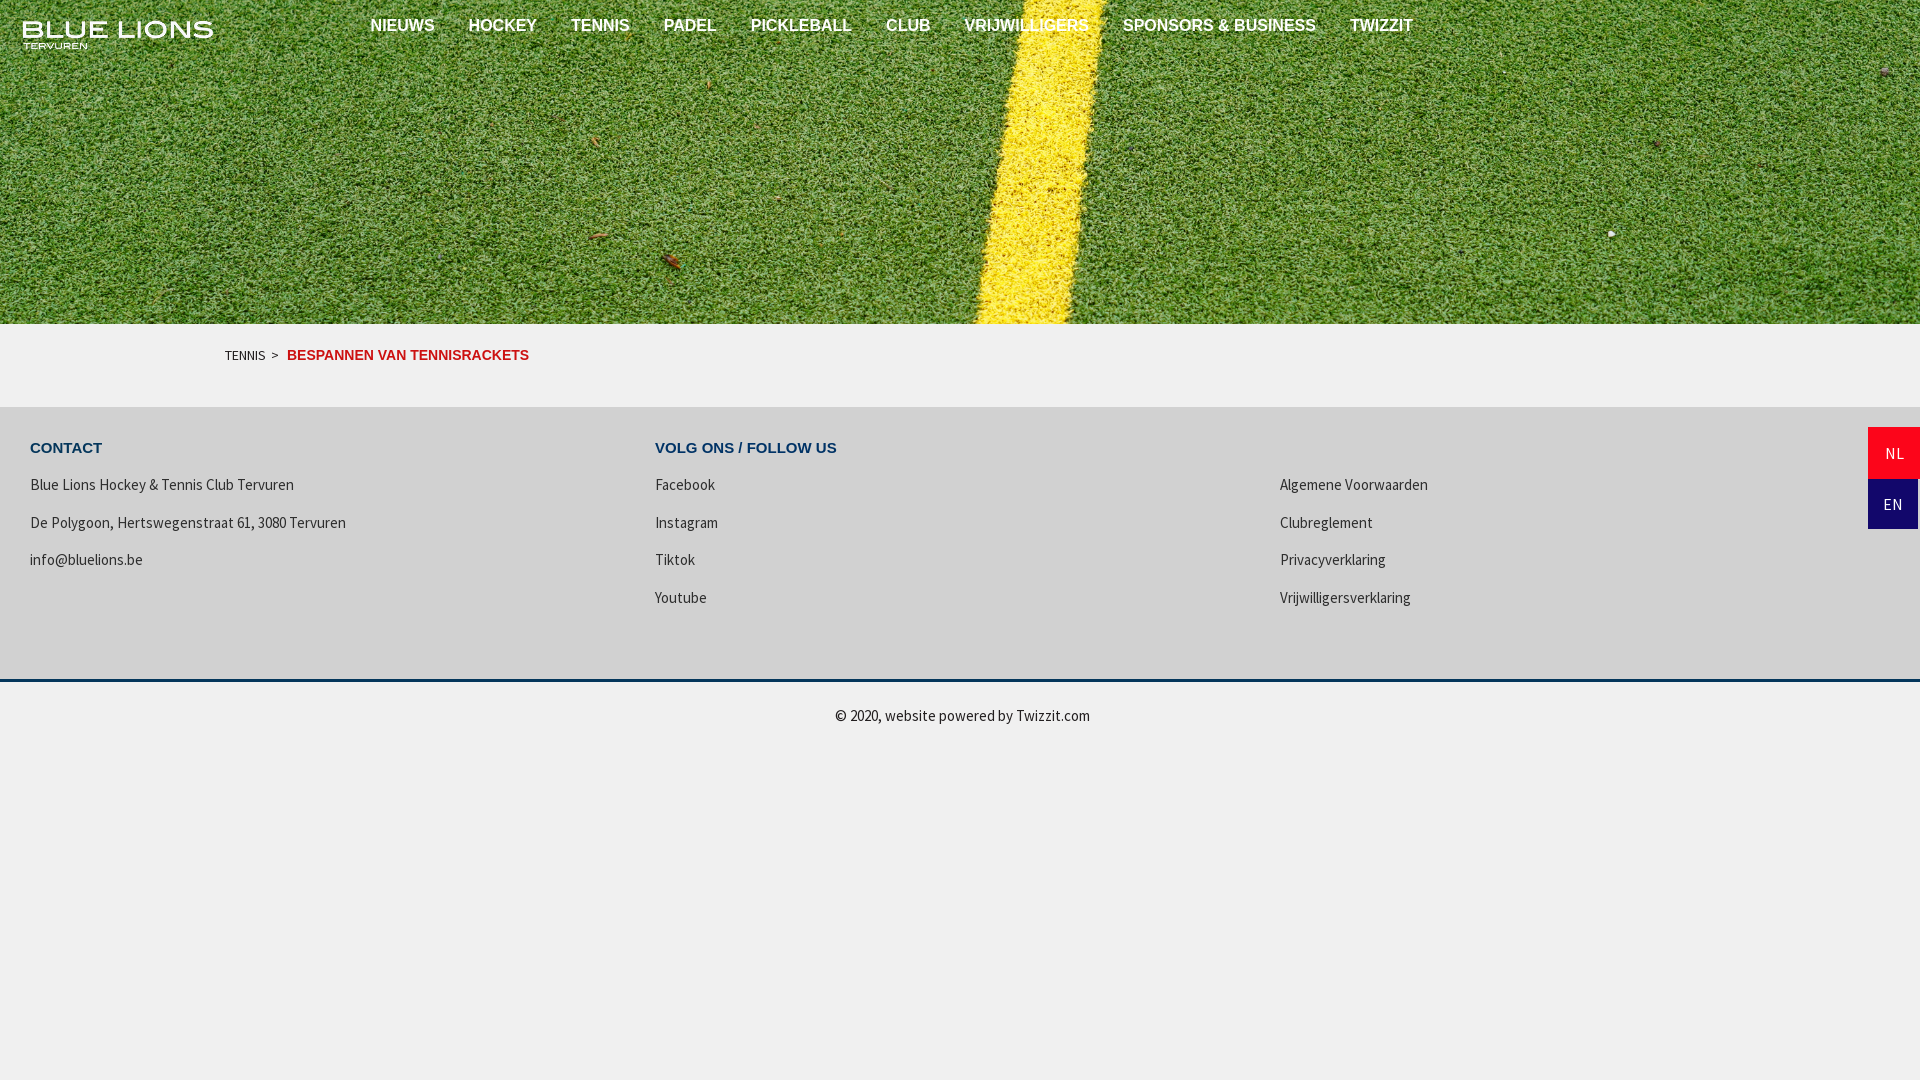  What do you see at coordinates (801, 26) in the screenshot?
I see `'PICKLEBALL'` at bounding box center [801, 26].